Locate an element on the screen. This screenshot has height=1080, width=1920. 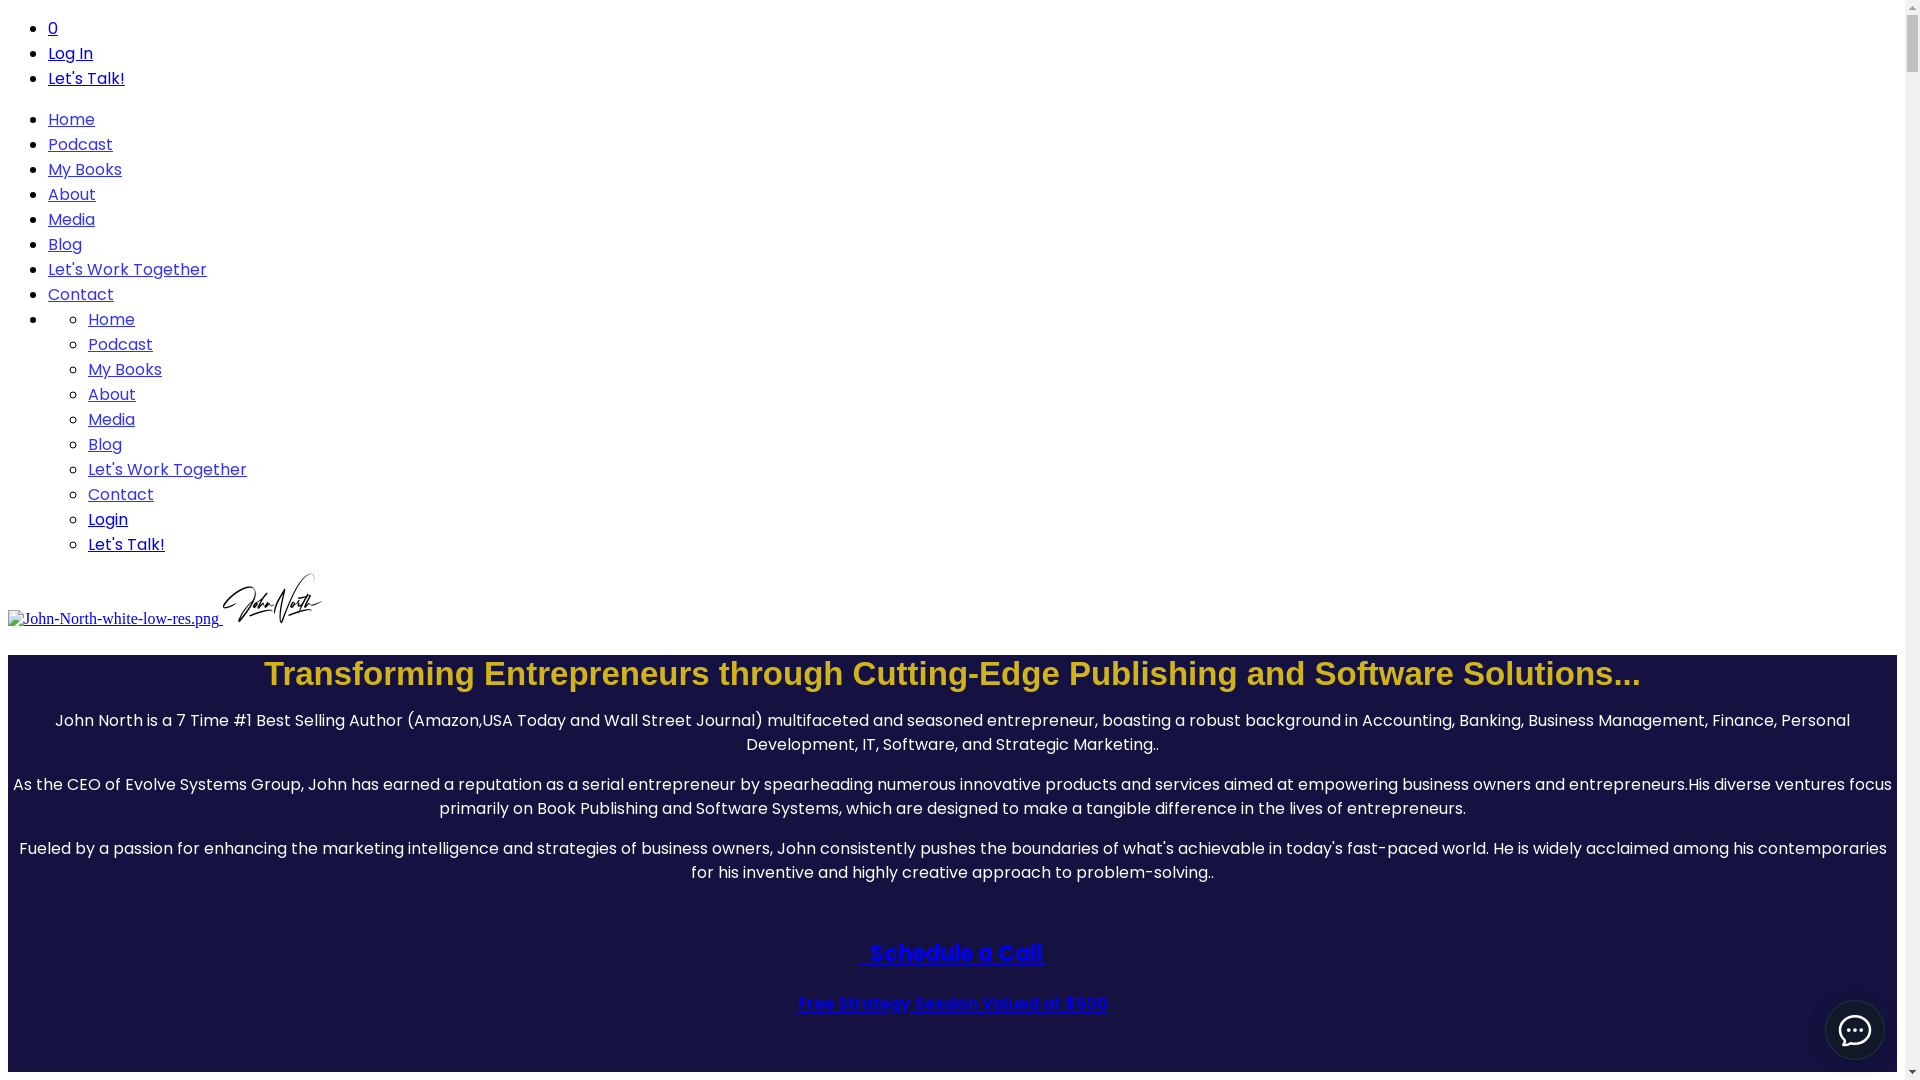
'Let's Talk!' is located at coordinates (125, 544).